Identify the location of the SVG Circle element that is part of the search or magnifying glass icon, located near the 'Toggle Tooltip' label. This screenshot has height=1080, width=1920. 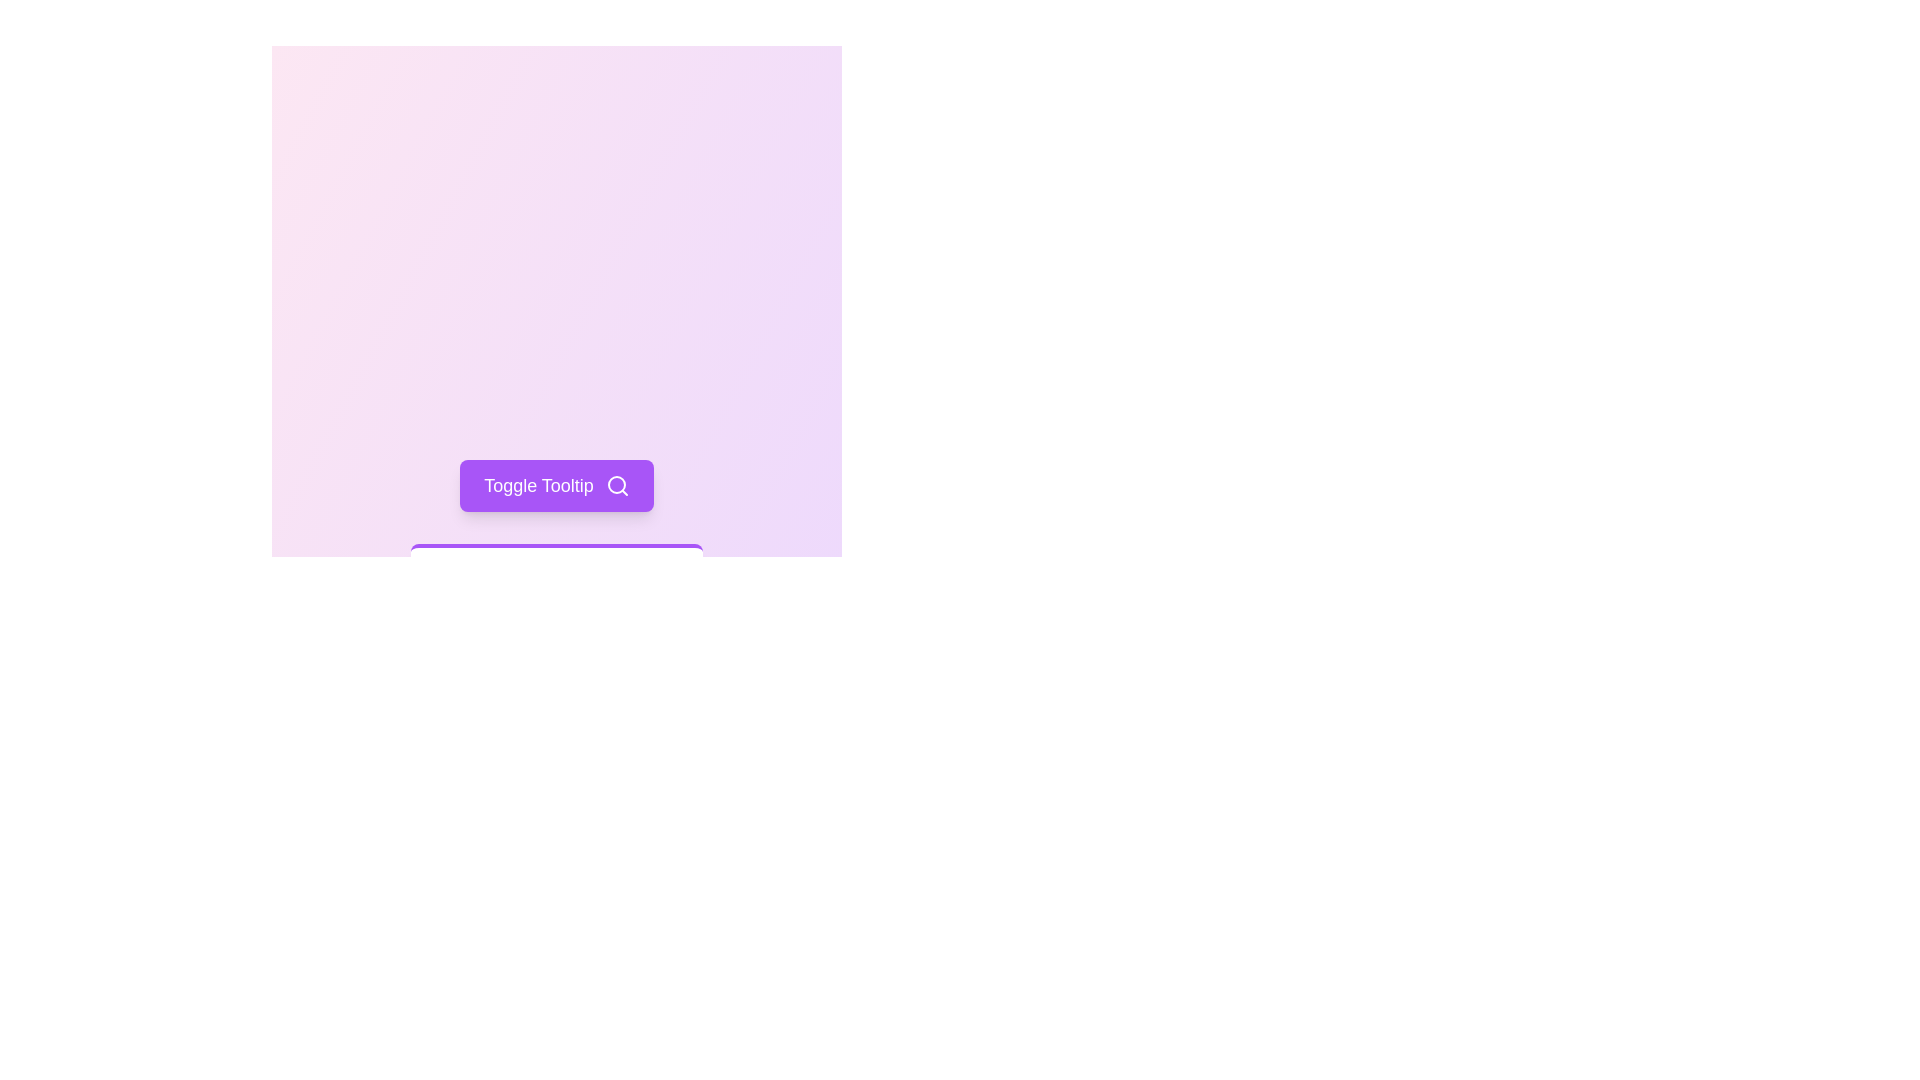
(615, 485).